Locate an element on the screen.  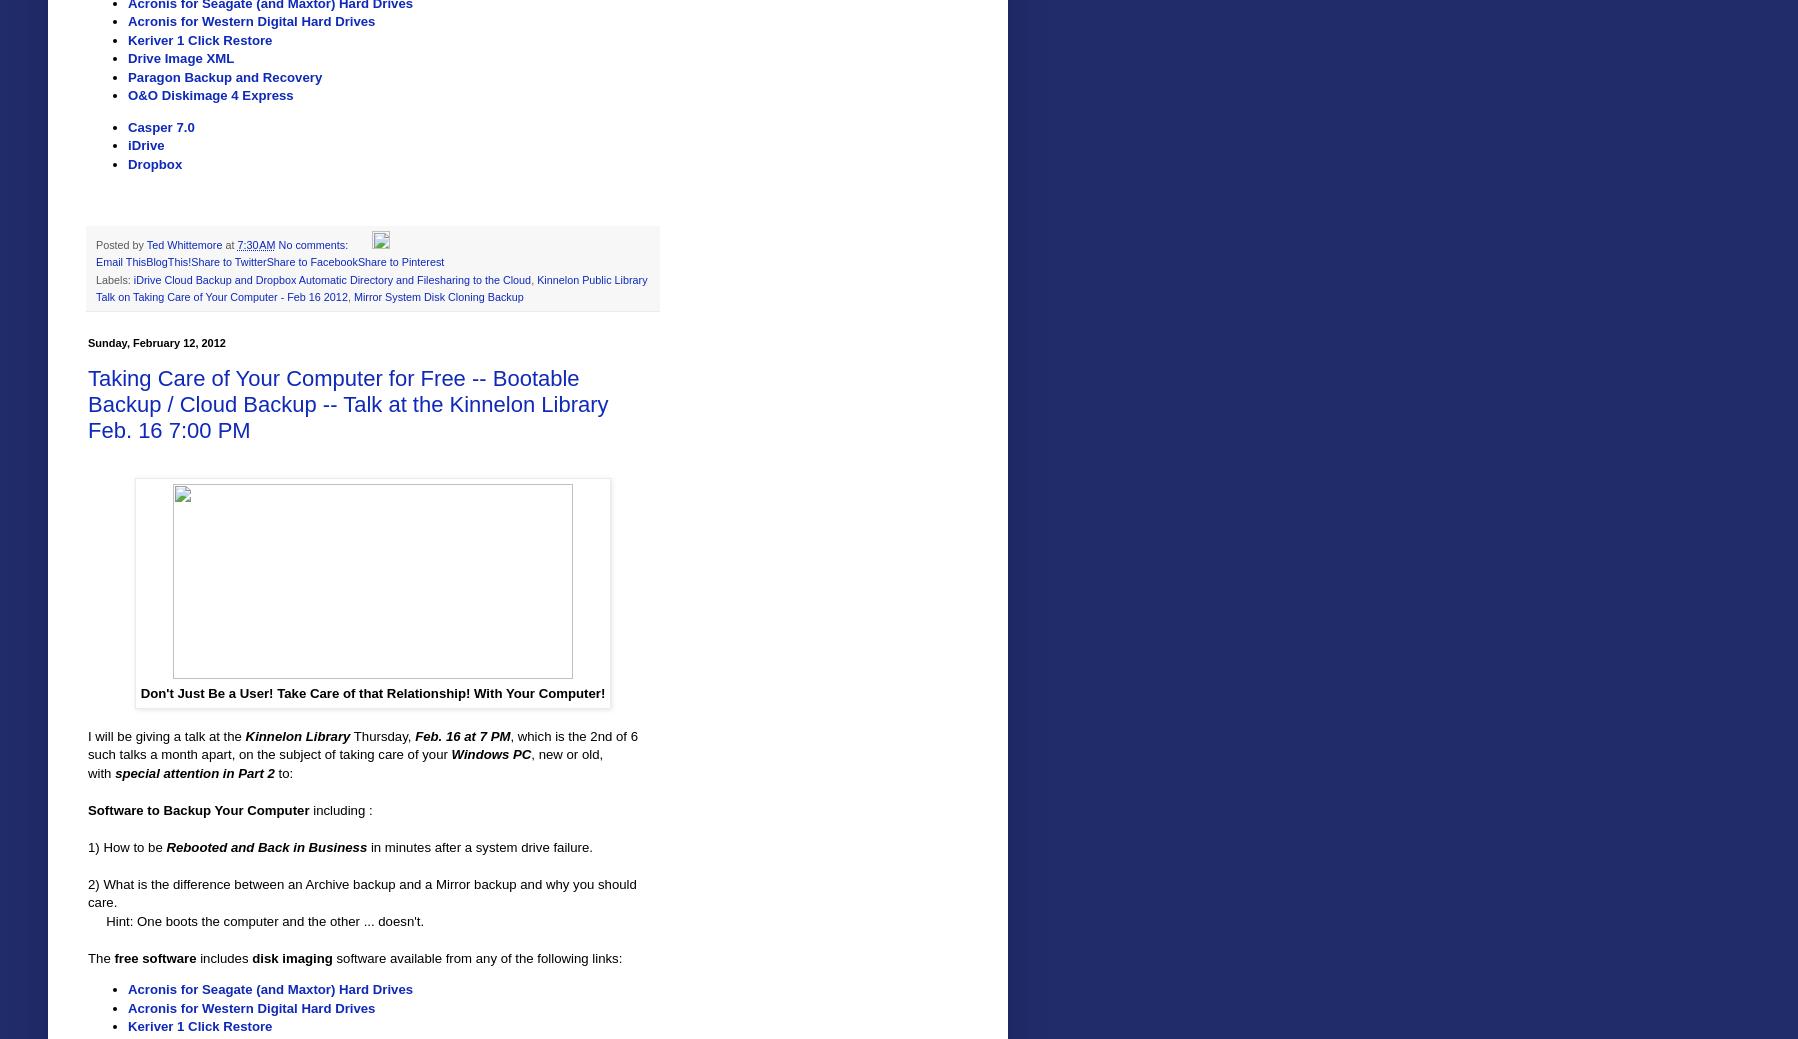
'Share to Facebook' is located at coordinates (265, 262).